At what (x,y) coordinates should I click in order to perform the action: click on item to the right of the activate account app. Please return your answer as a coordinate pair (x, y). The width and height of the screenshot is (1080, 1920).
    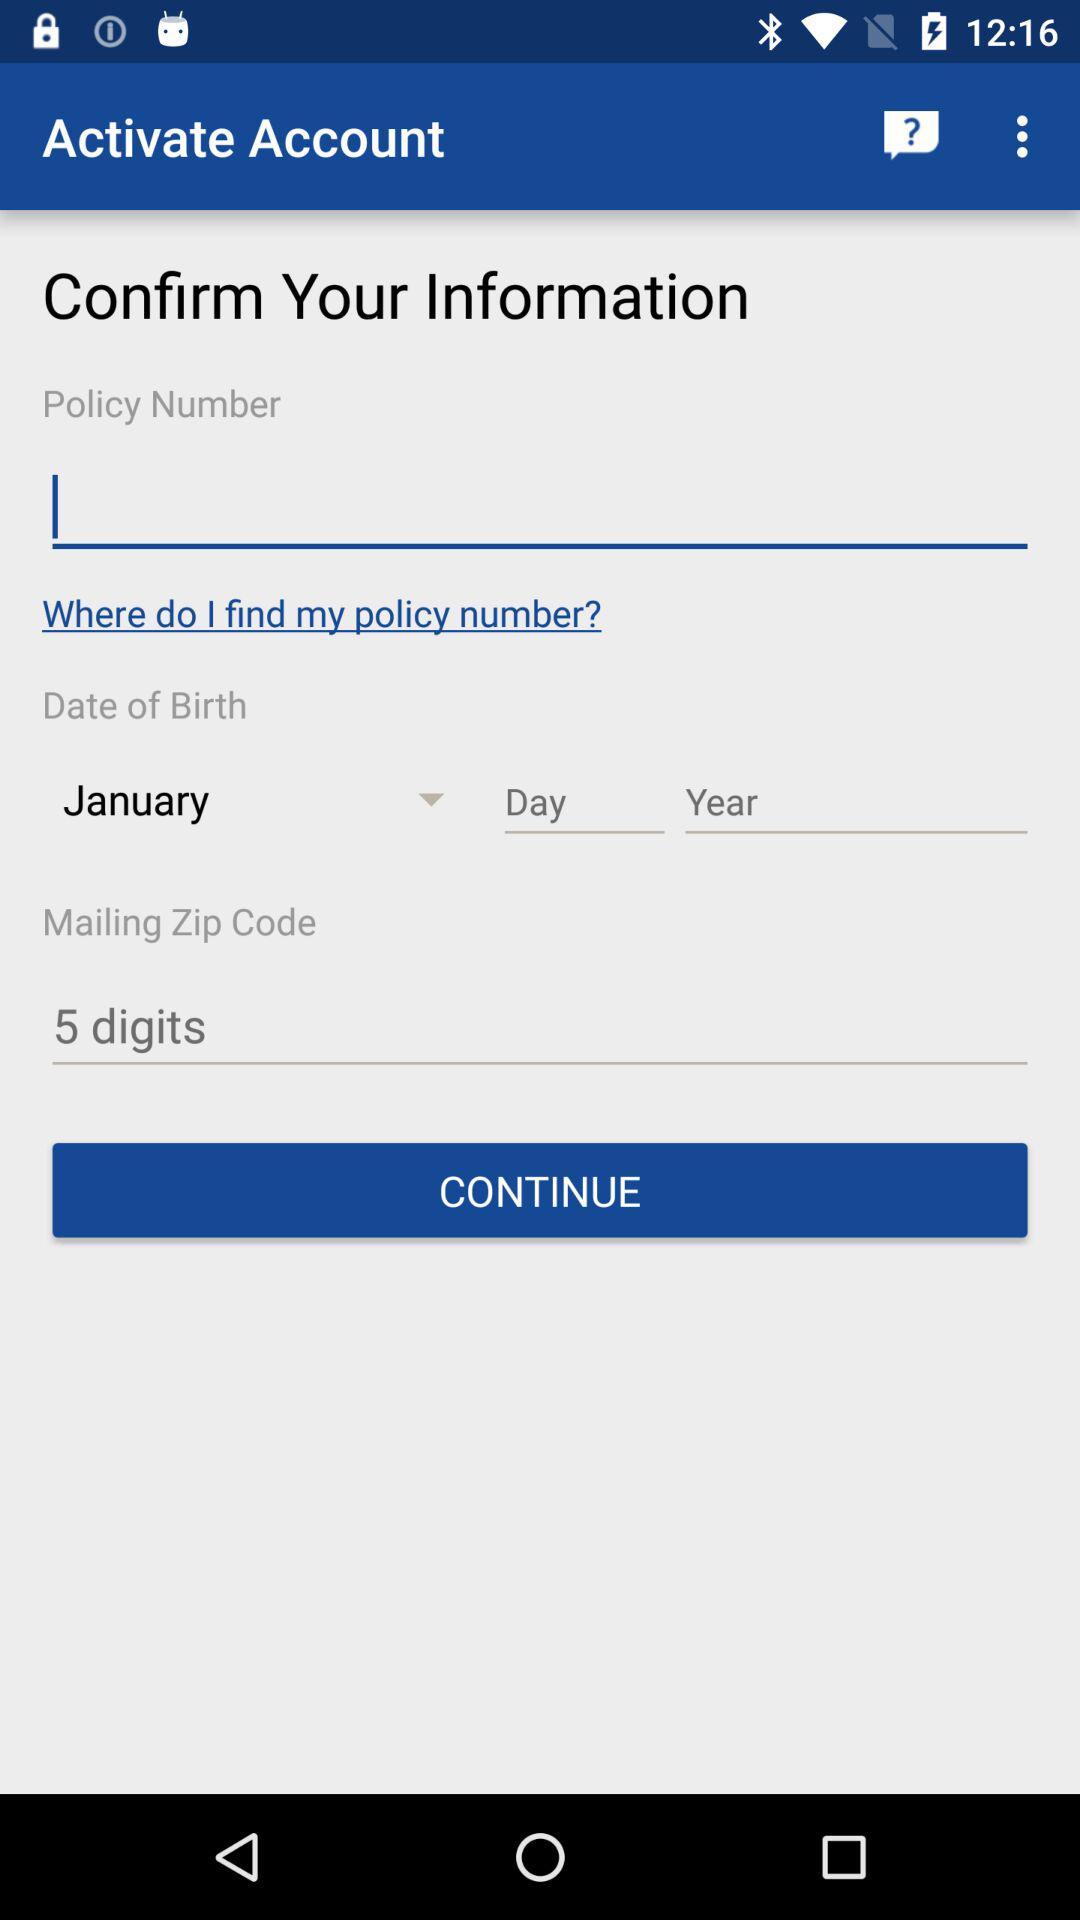
    Looking at the image, I should click on (911, 135).